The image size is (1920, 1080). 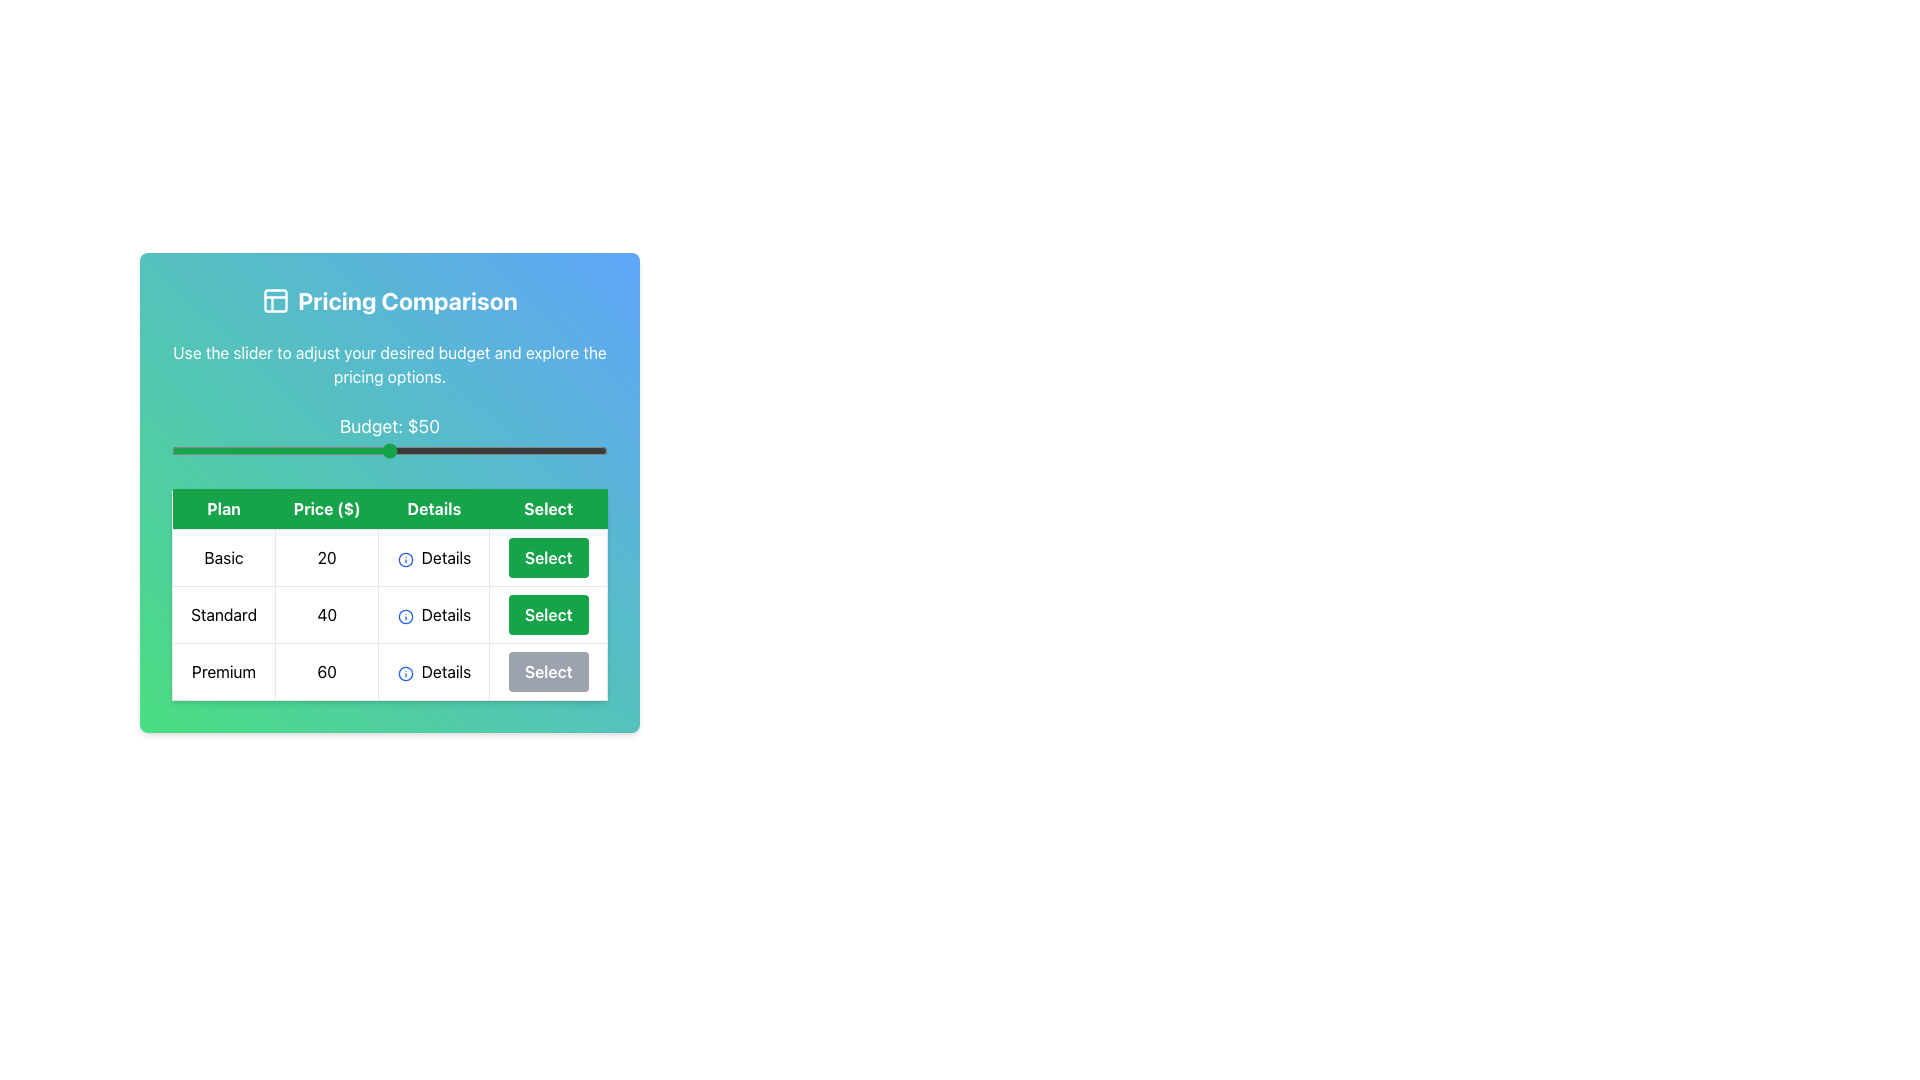 I want to click on the slider track of the horizontally oriented range slider labeled 'Budget: $50' to move the green circular knob, so click(x=389, y=438).